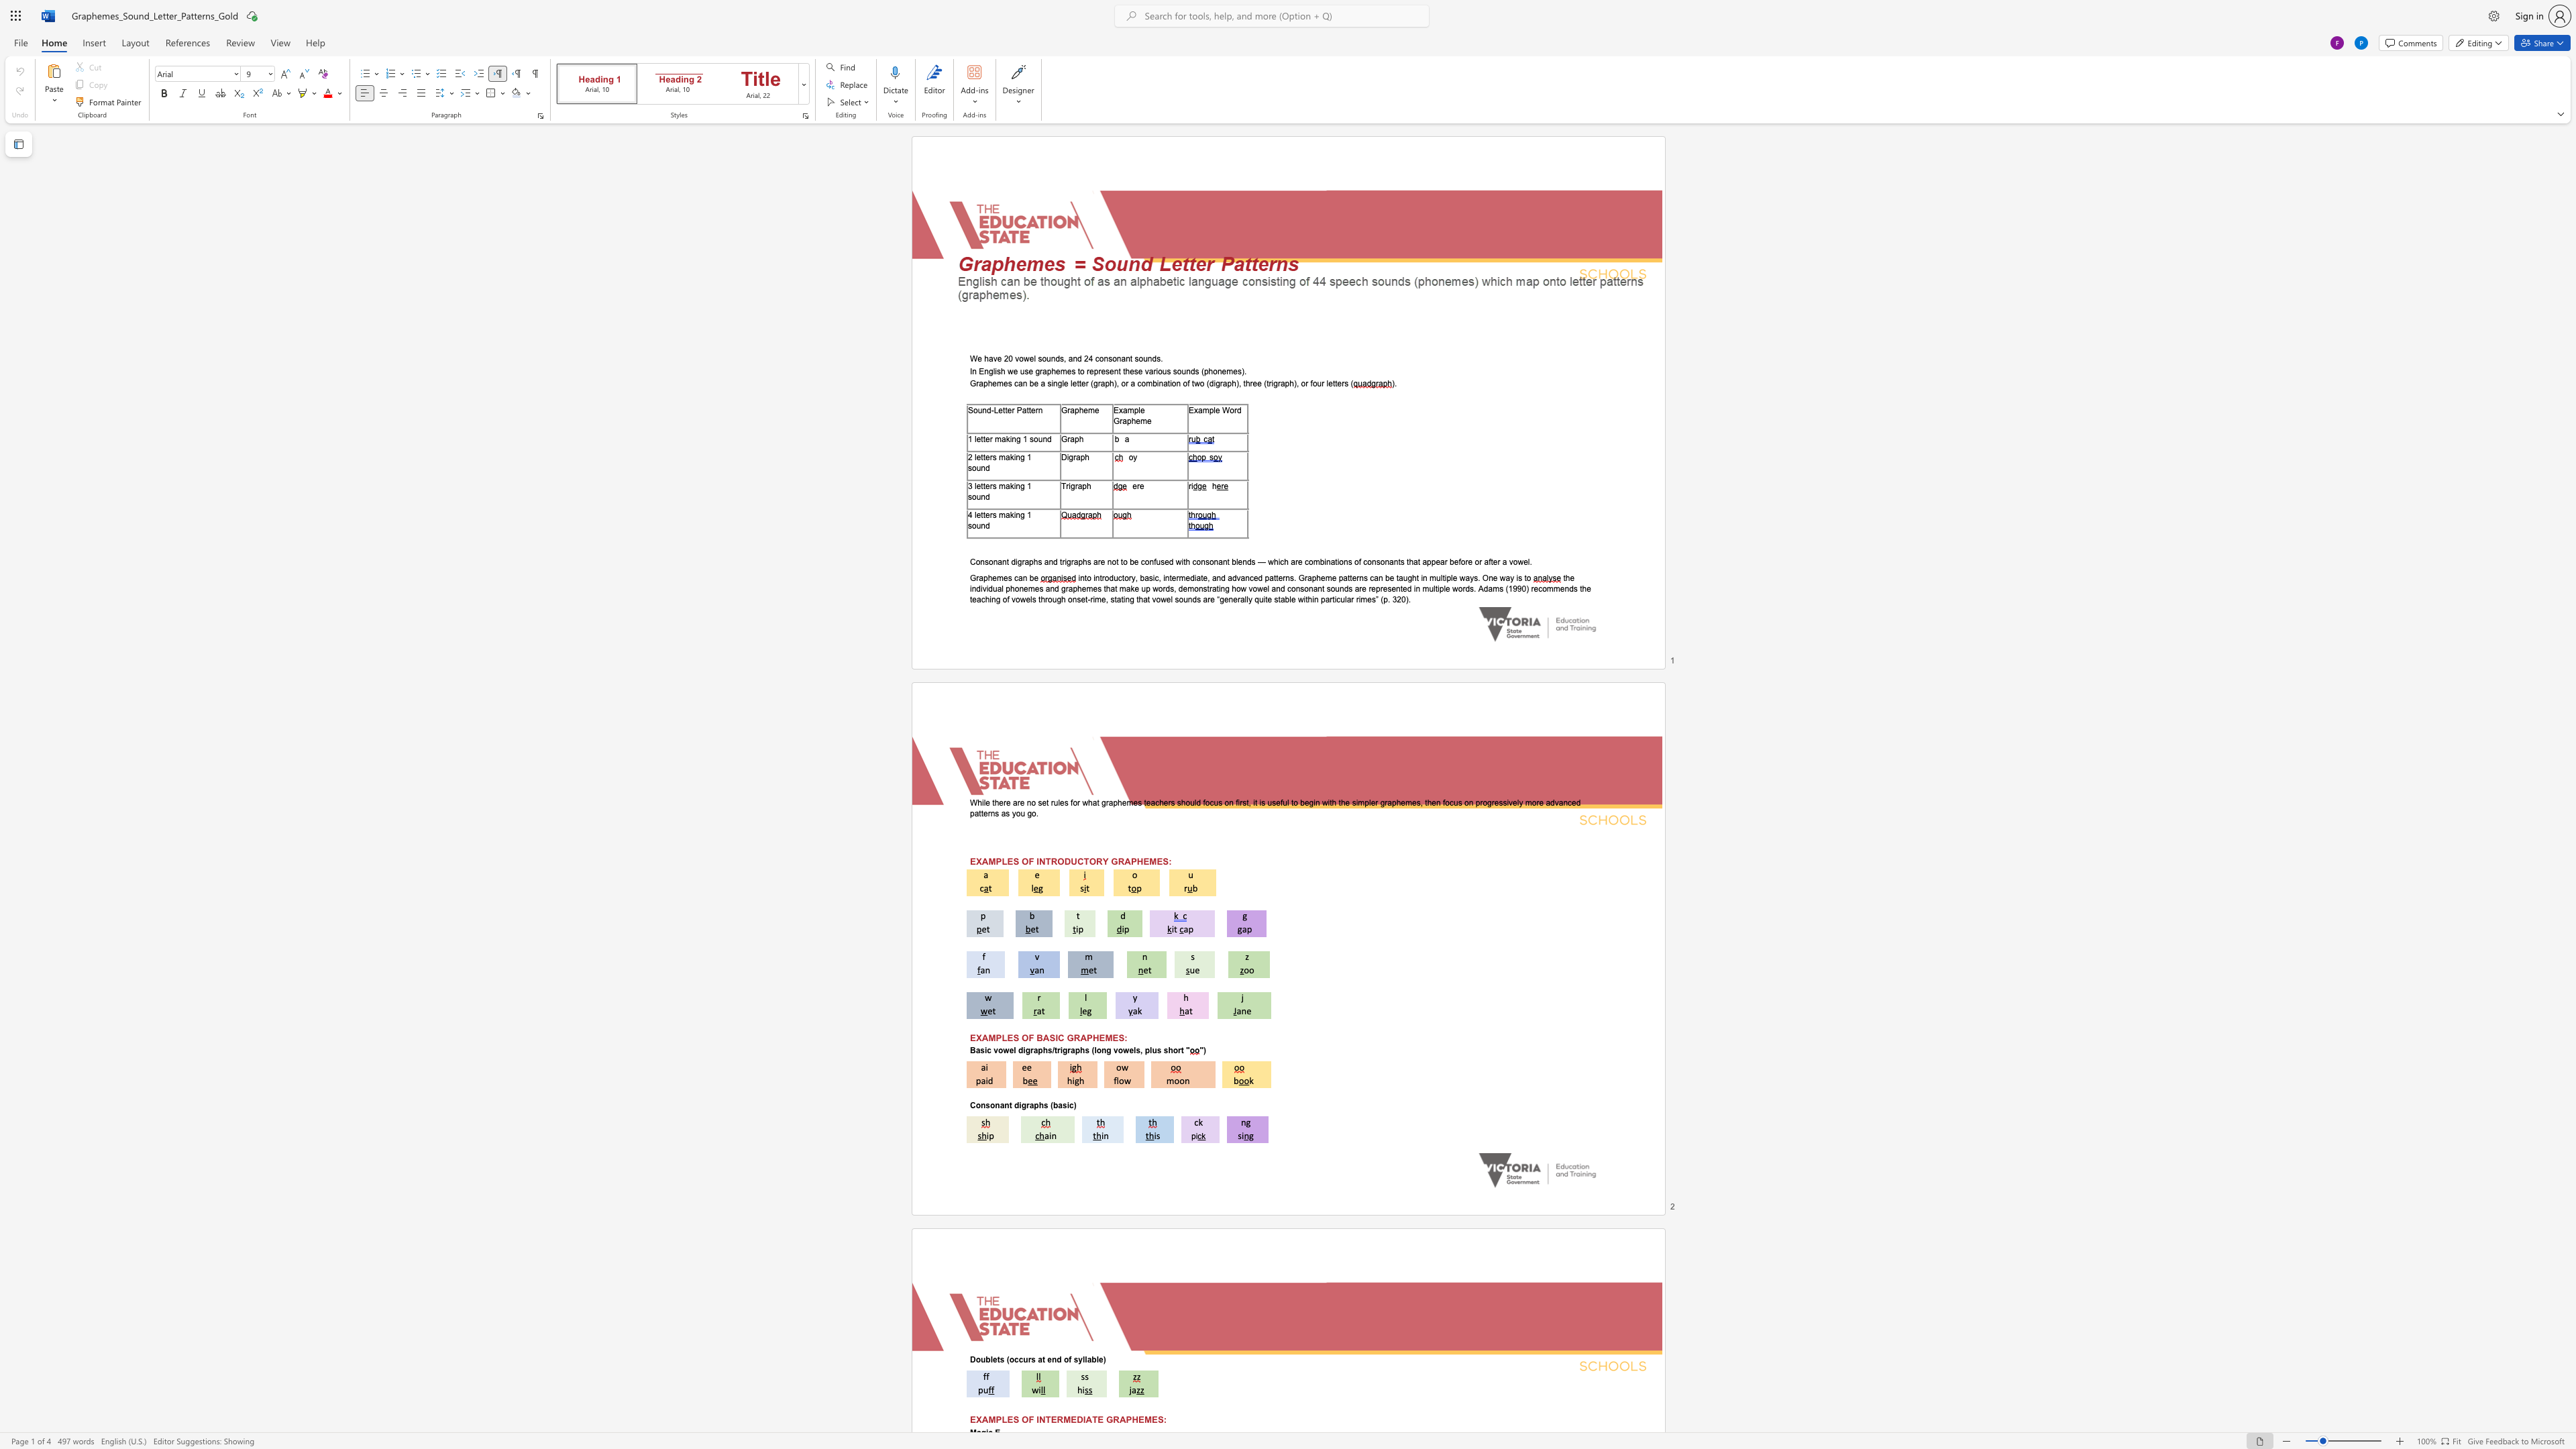  What do you see at coordinates (1208, 588) in the screenshot?
I see `the subset text "ra" within the text "demonstrating"` at bounding box center [1208, 588].